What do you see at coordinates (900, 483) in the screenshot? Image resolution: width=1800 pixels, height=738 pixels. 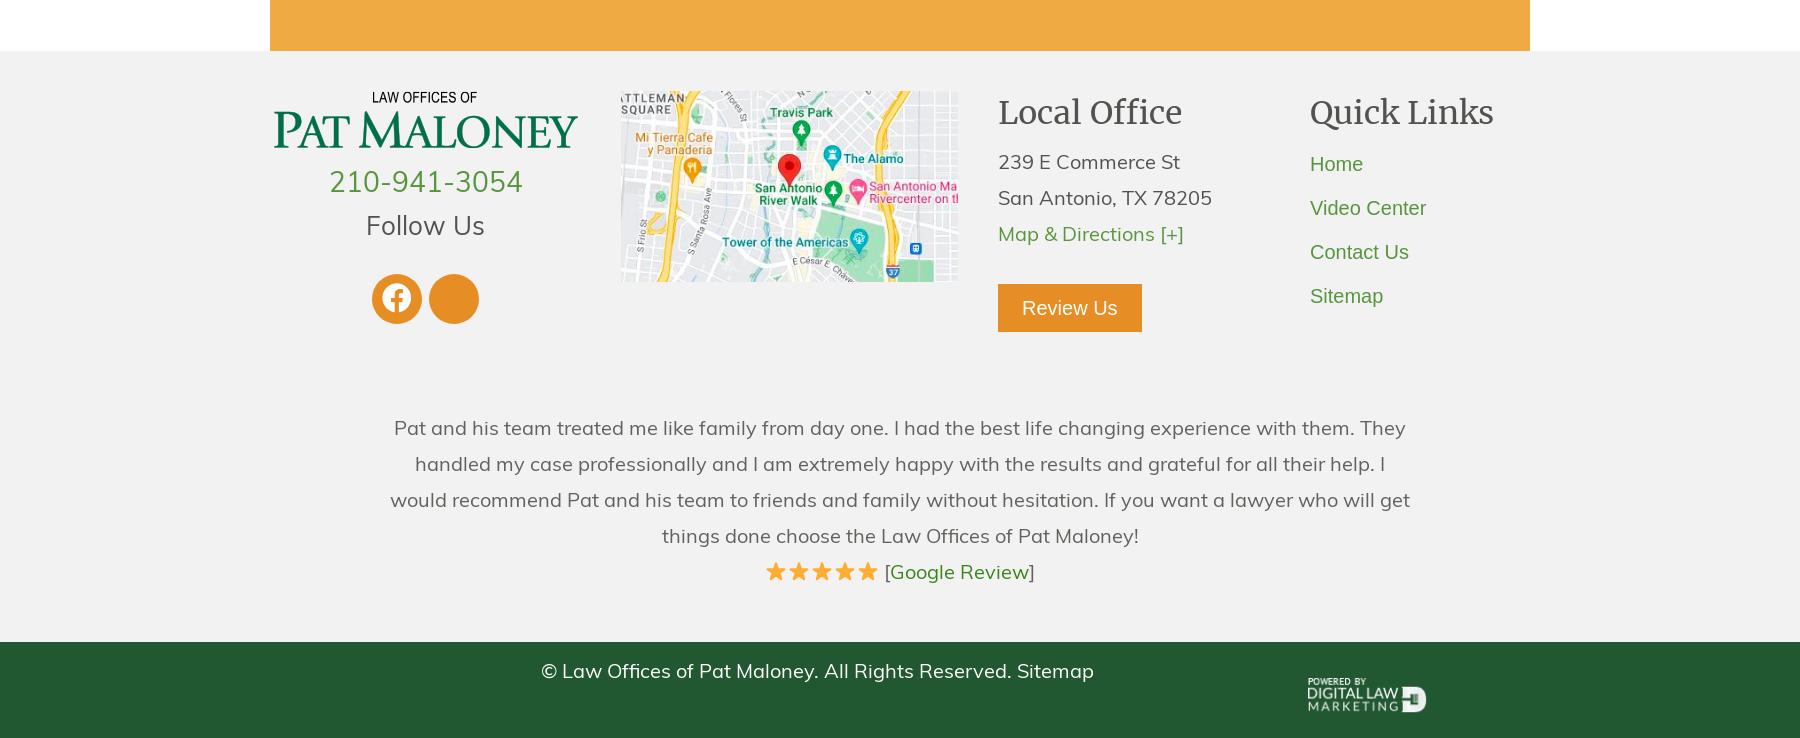 I see `'Pat and his team treated me like family from day one. I had the best life changing experience with them. They handled my case professionally and I am extremely happy with the results and grateful for all their help. I would recommend Pat and his team to friends and family without hesitation. If you want a lawyer who will get things done choose the Law Offices of Pat Maloney!'` at bounding box center [900, 483].